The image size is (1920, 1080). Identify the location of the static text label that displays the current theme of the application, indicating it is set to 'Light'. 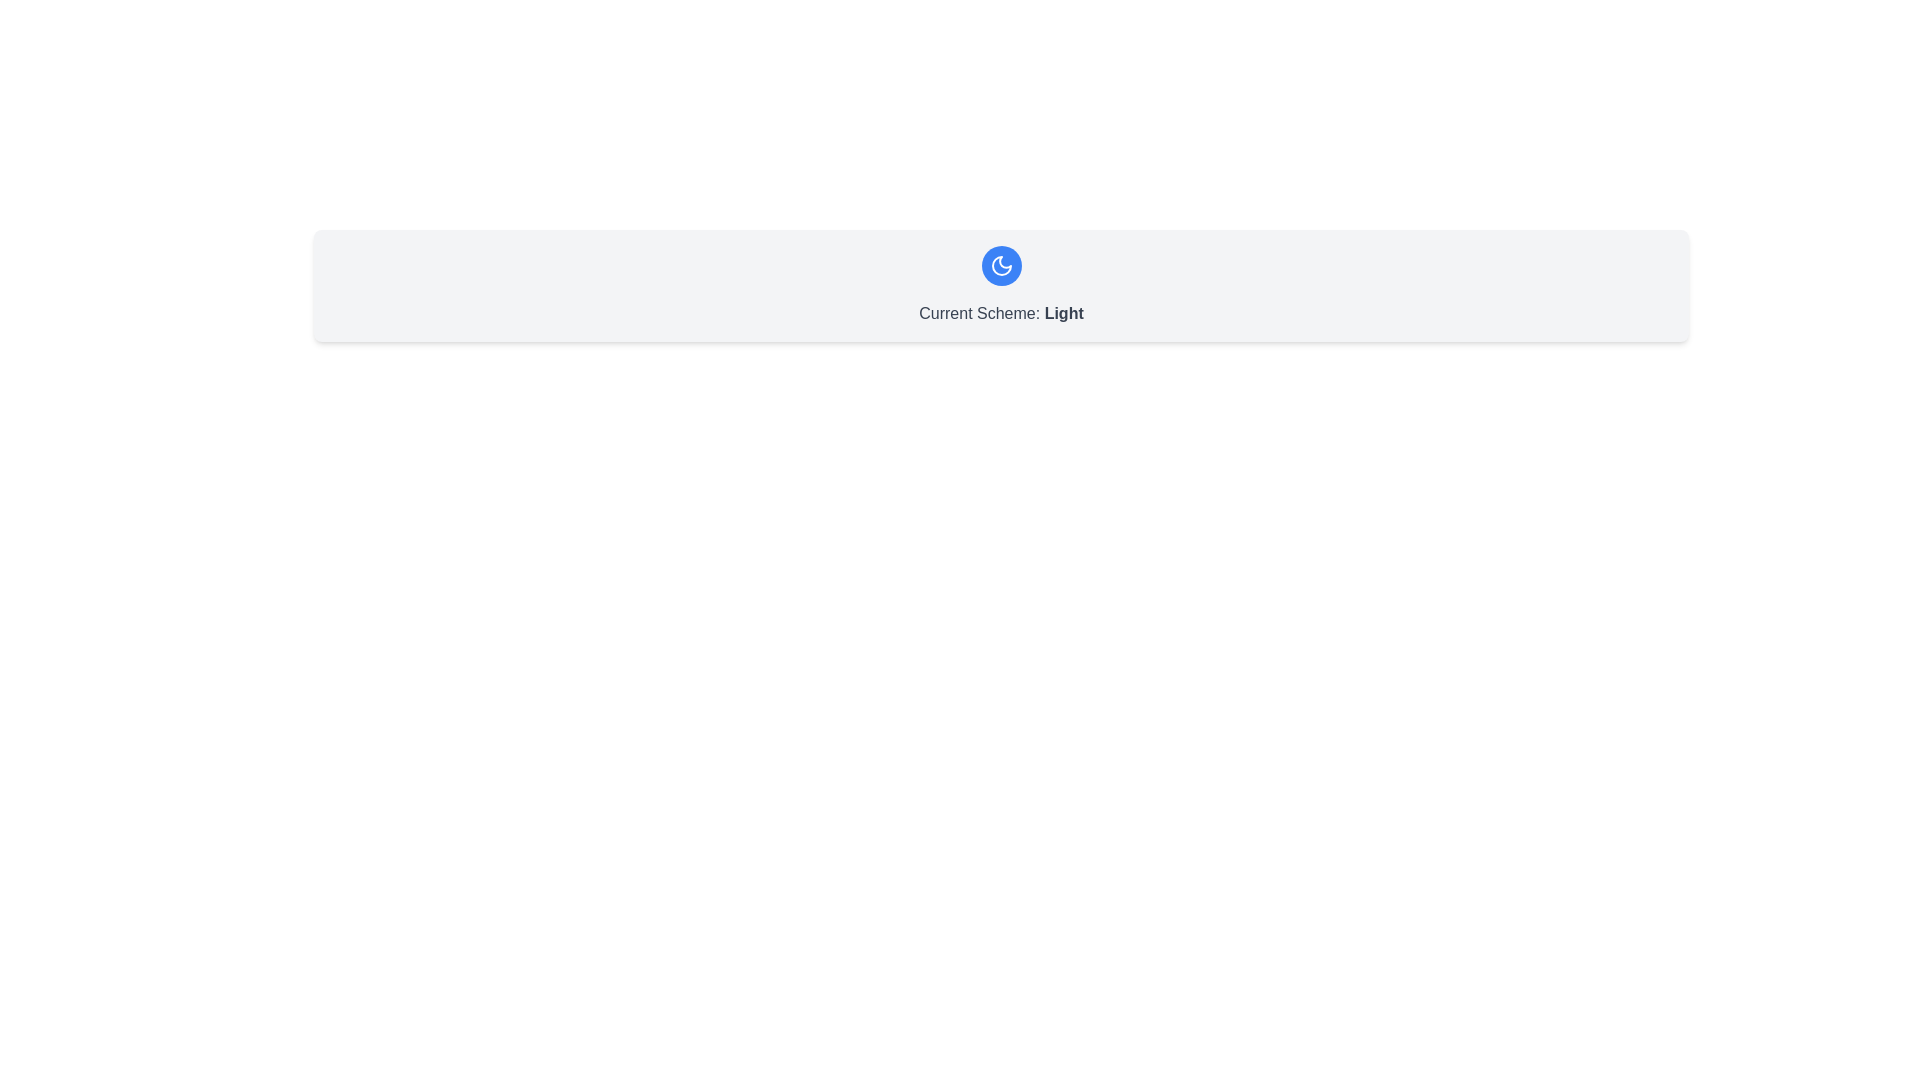
(1001, 313).